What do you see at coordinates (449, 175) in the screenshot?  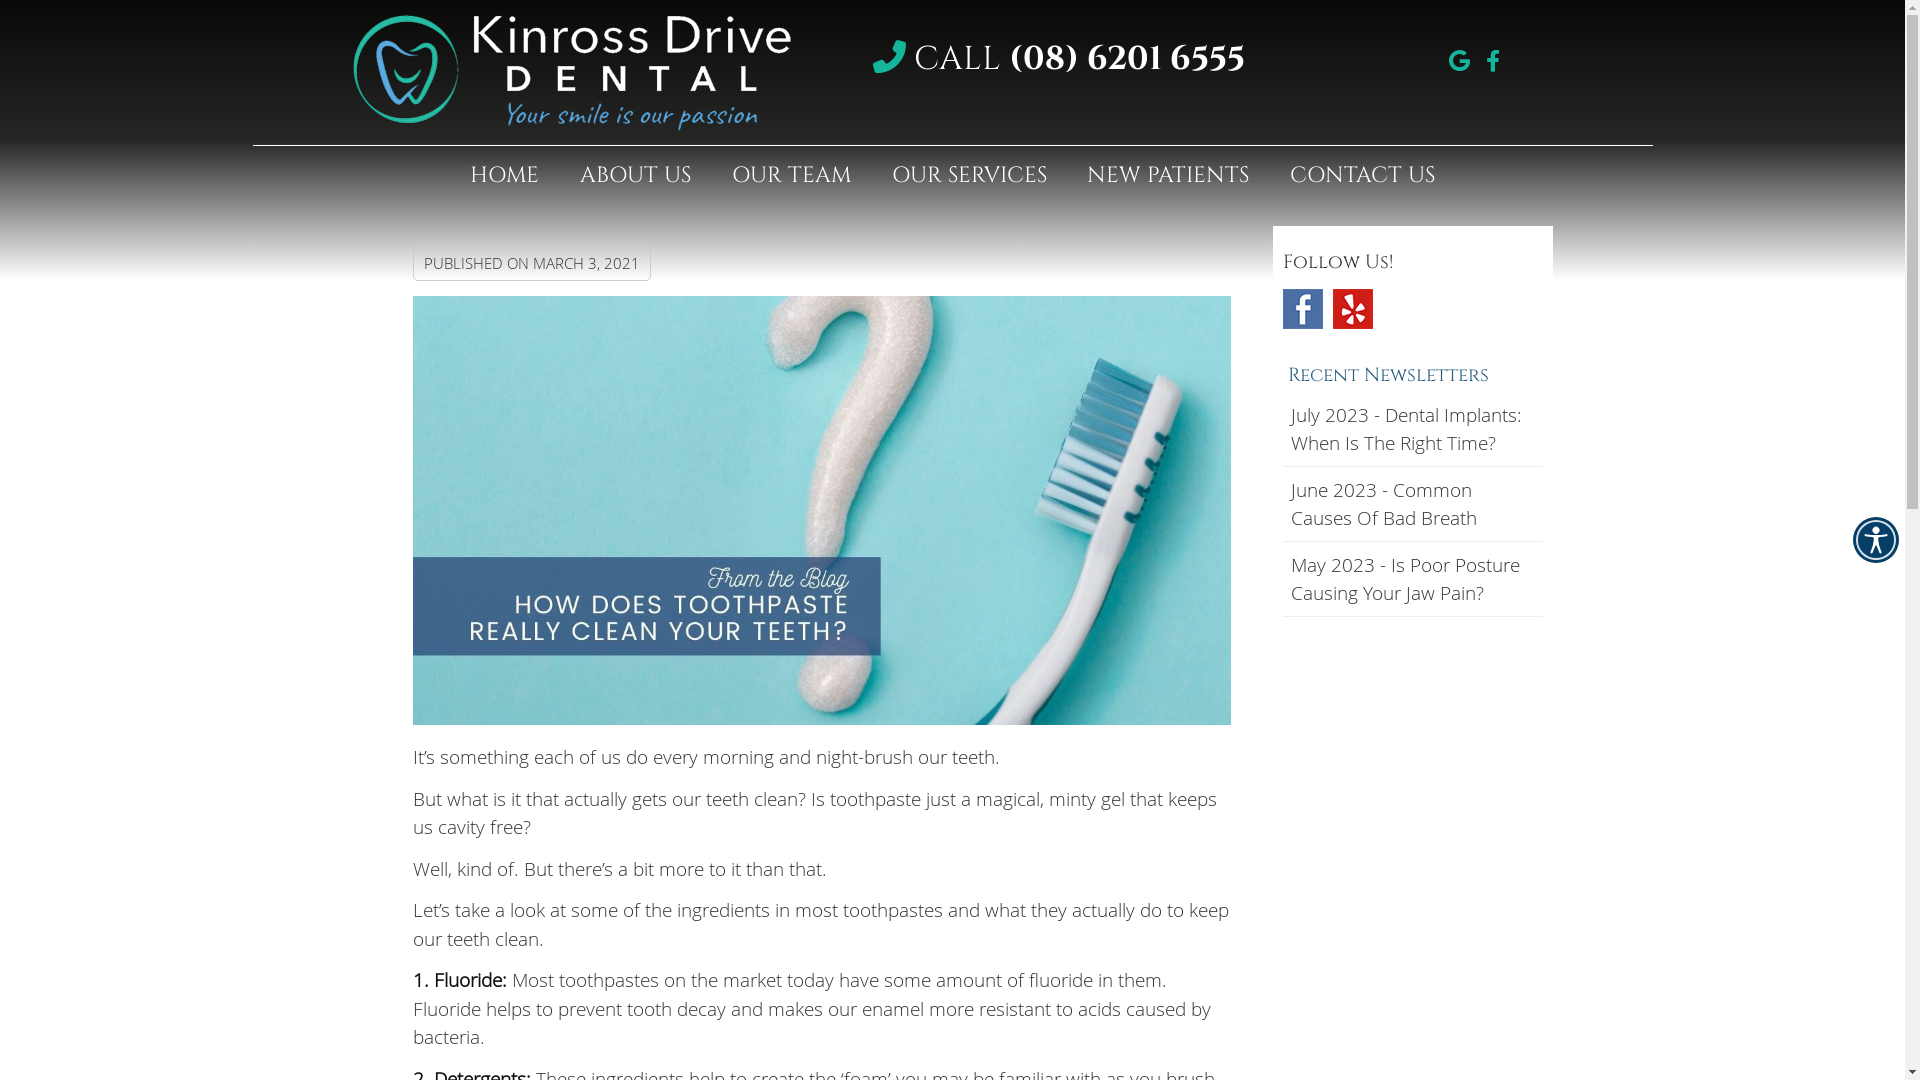 I see `'HOME'` at bounding box center [449, 175].